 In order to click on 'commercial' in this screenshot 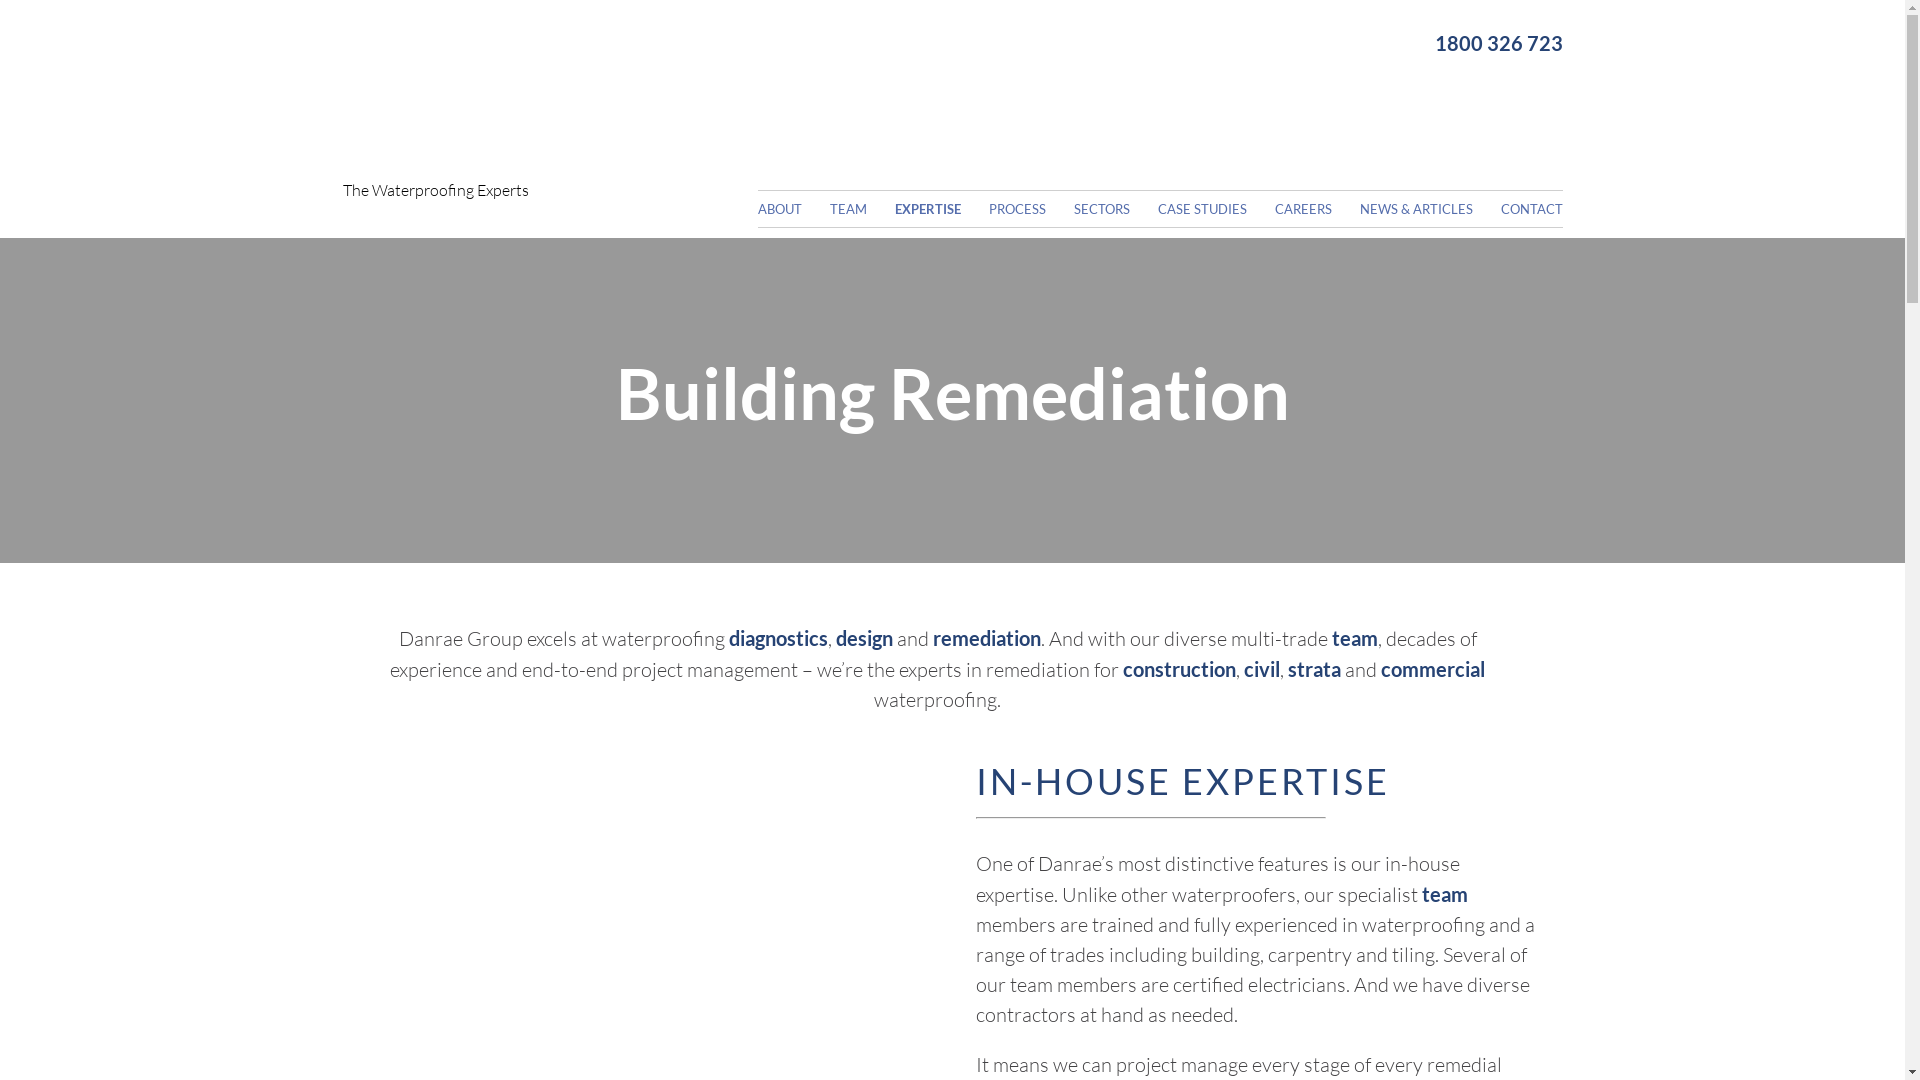, I will do `click(1432, 668)`.